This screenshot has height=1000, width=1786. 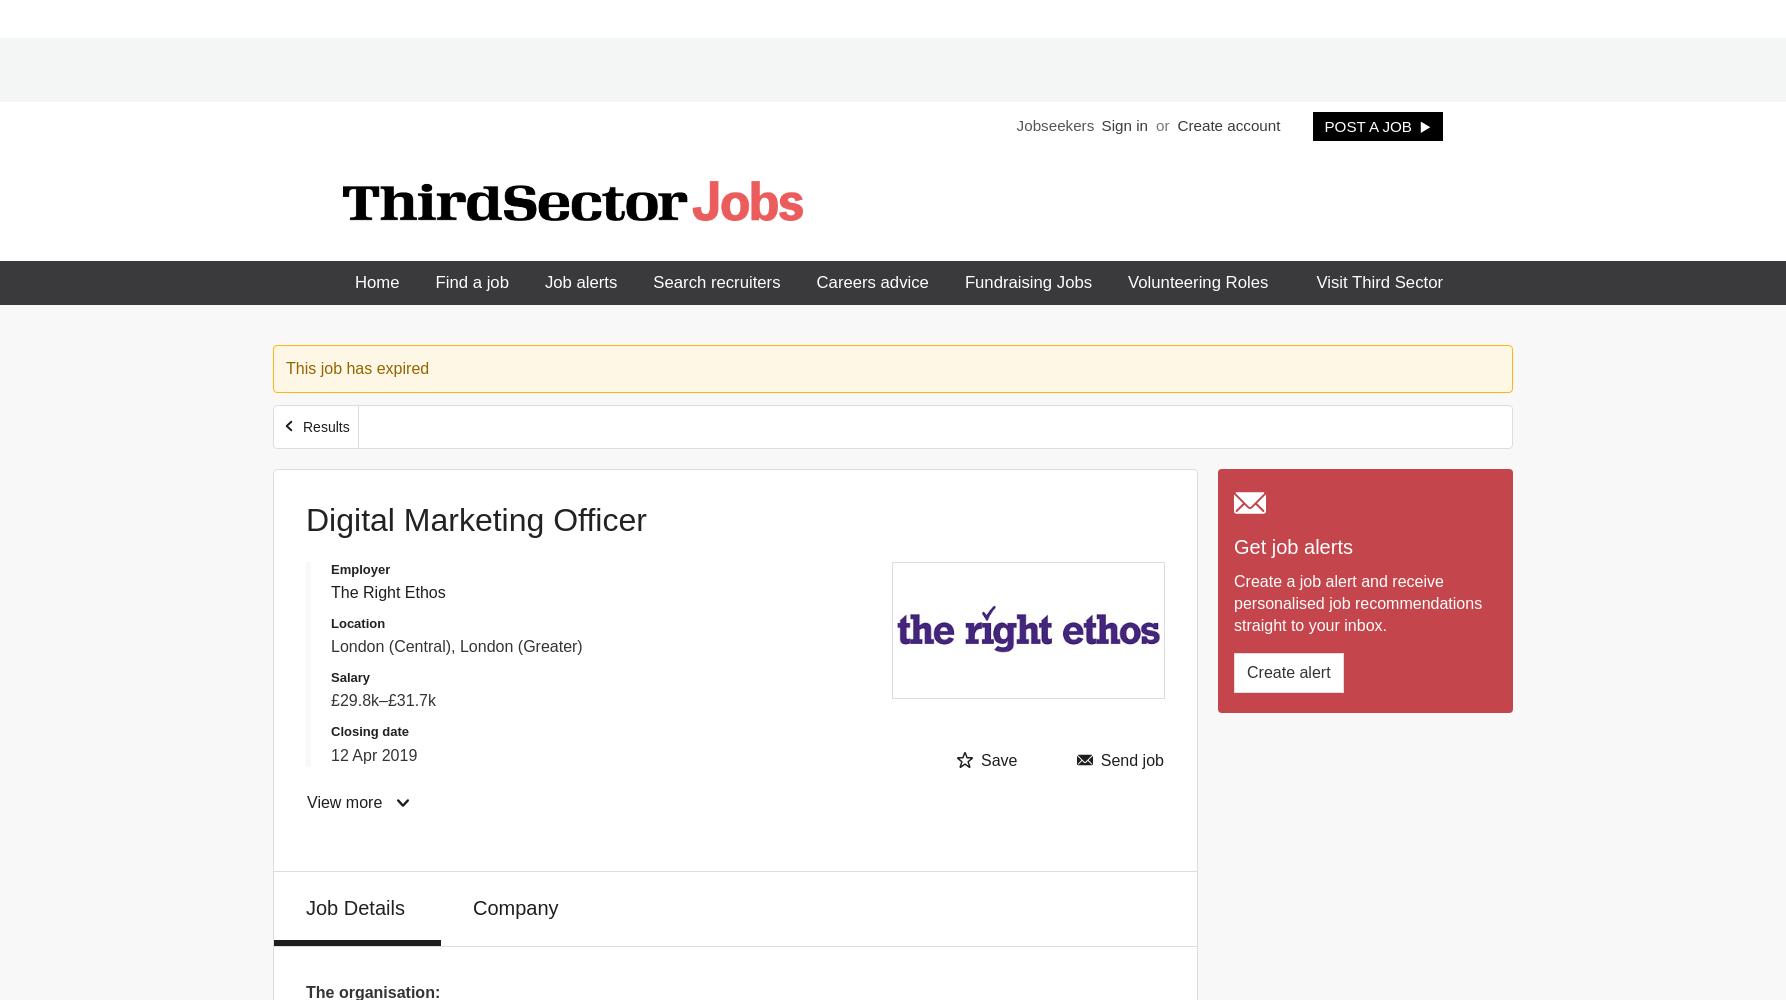 I want to click on 'Jobseekers', so click(x=1053, y=123).